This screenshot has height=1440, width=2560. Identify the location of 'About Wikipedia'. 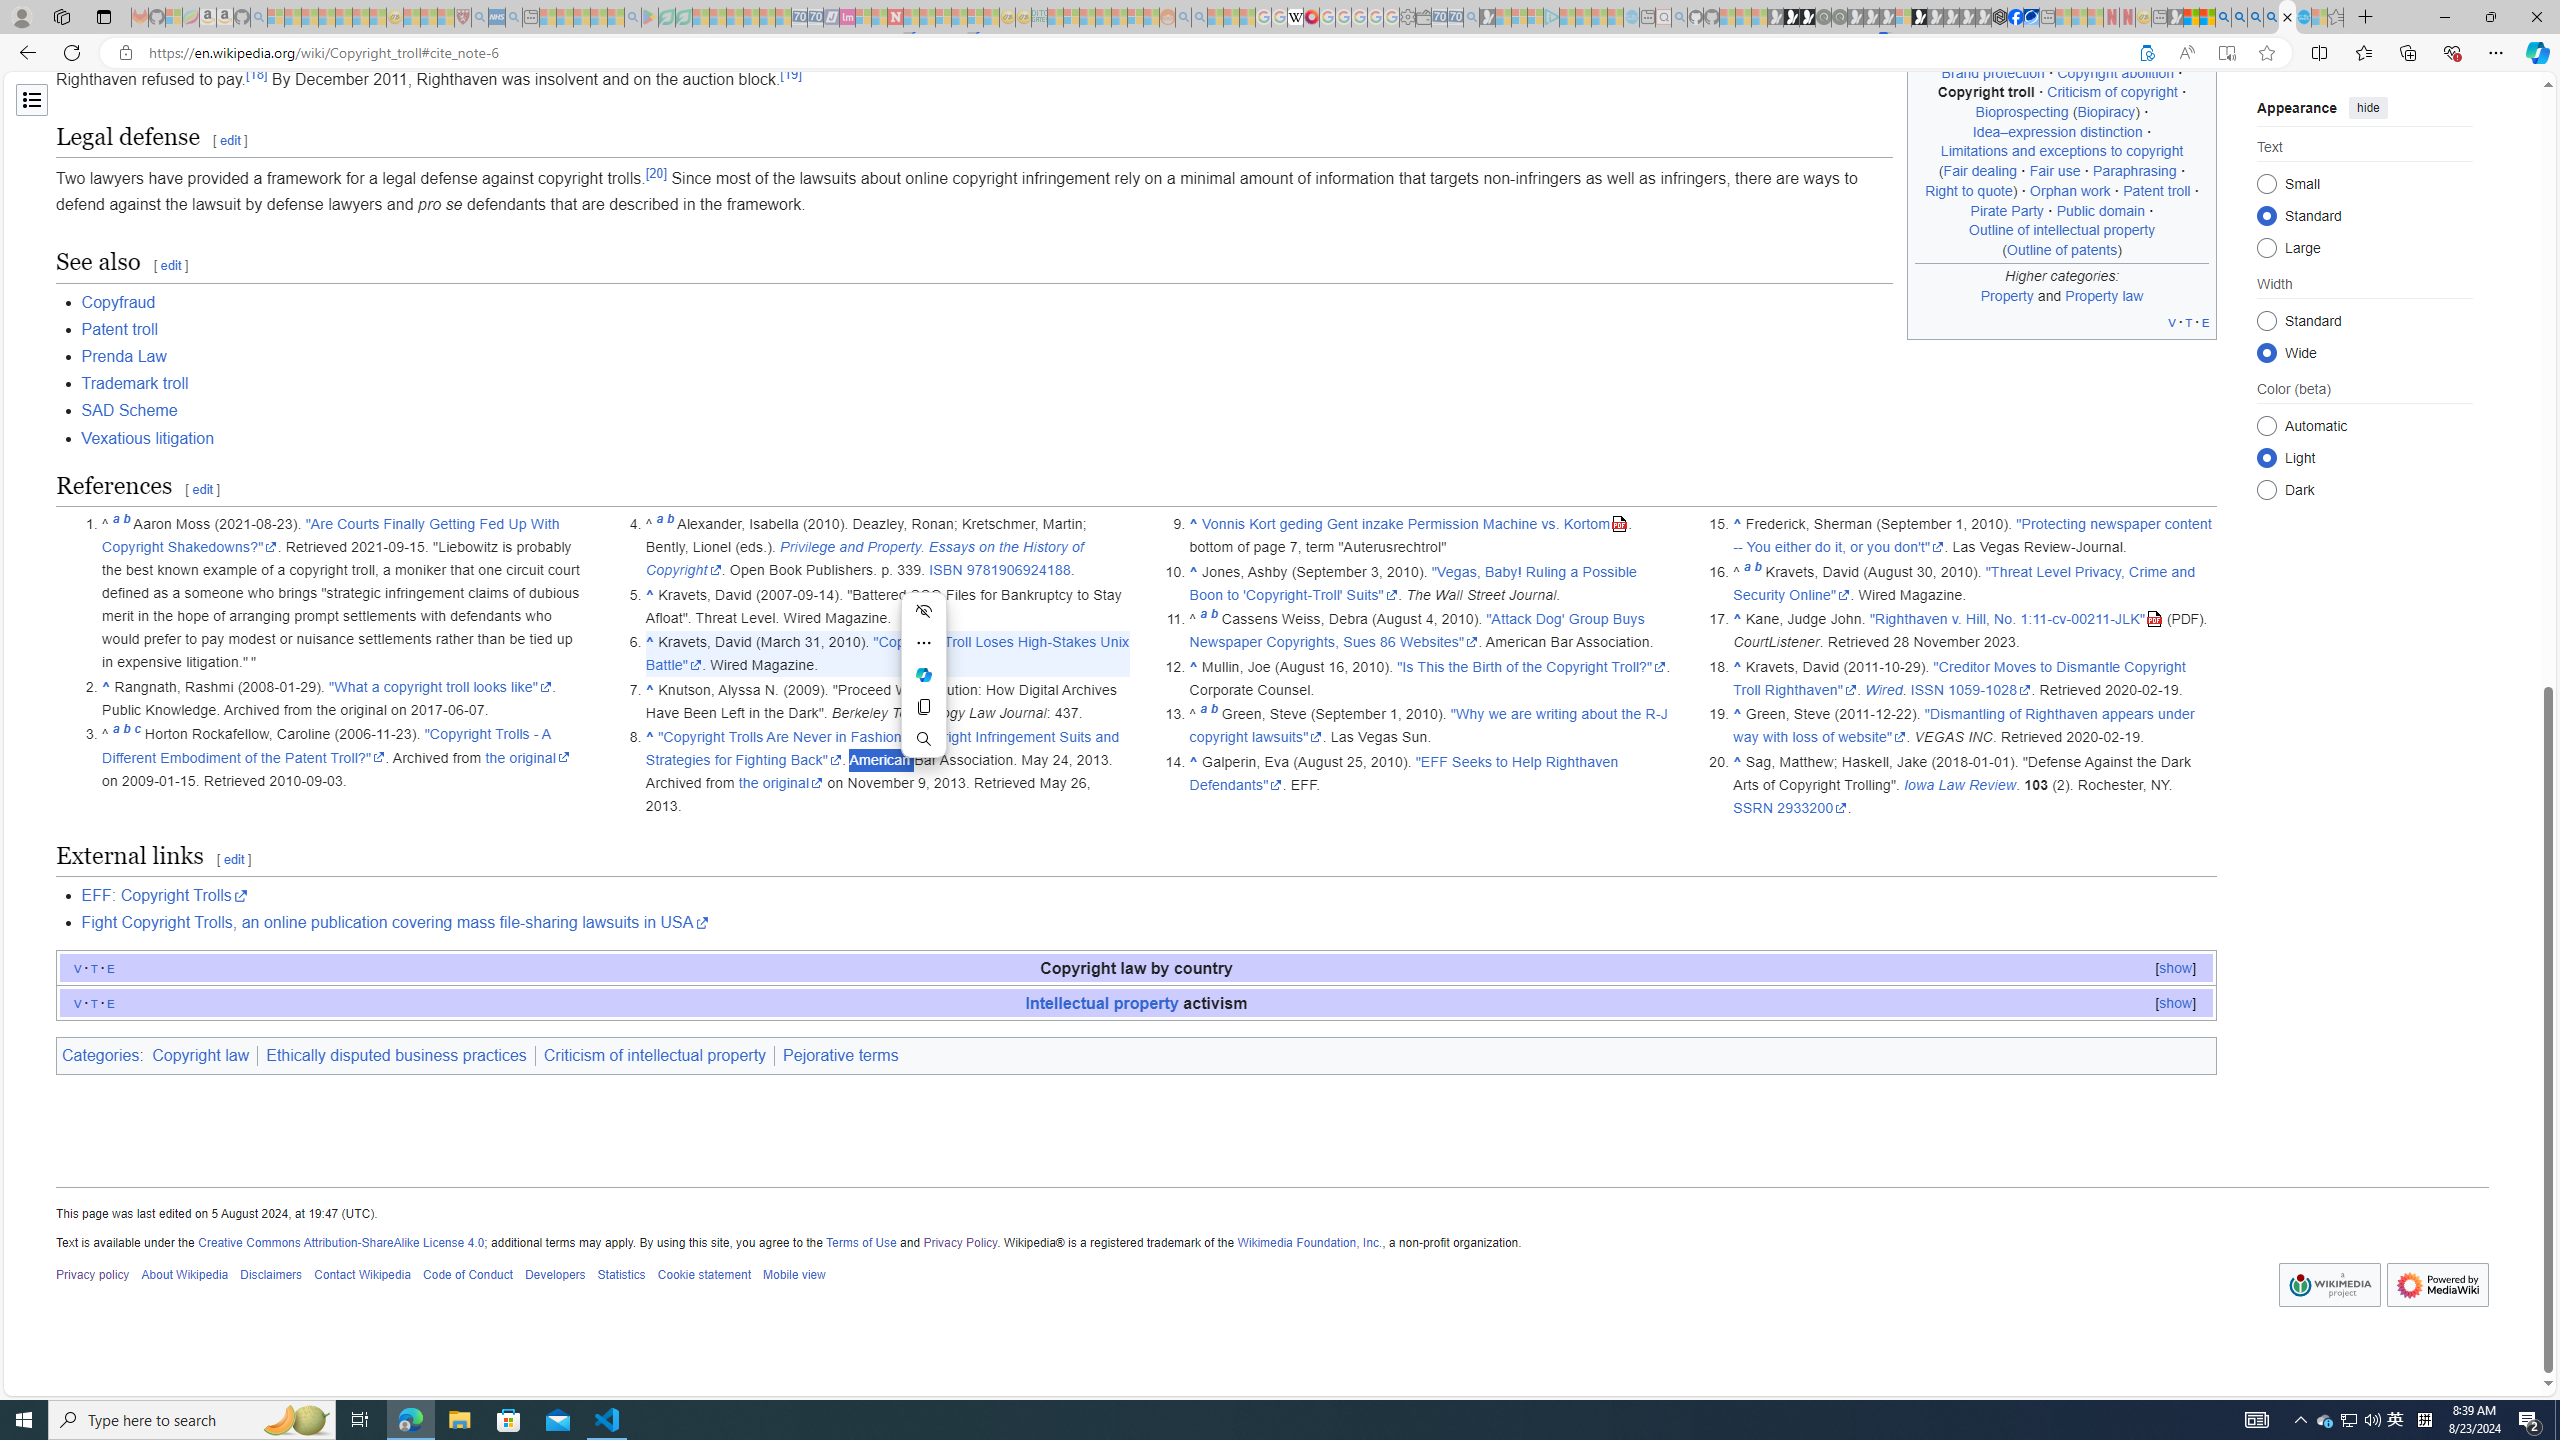
(183, 1275).